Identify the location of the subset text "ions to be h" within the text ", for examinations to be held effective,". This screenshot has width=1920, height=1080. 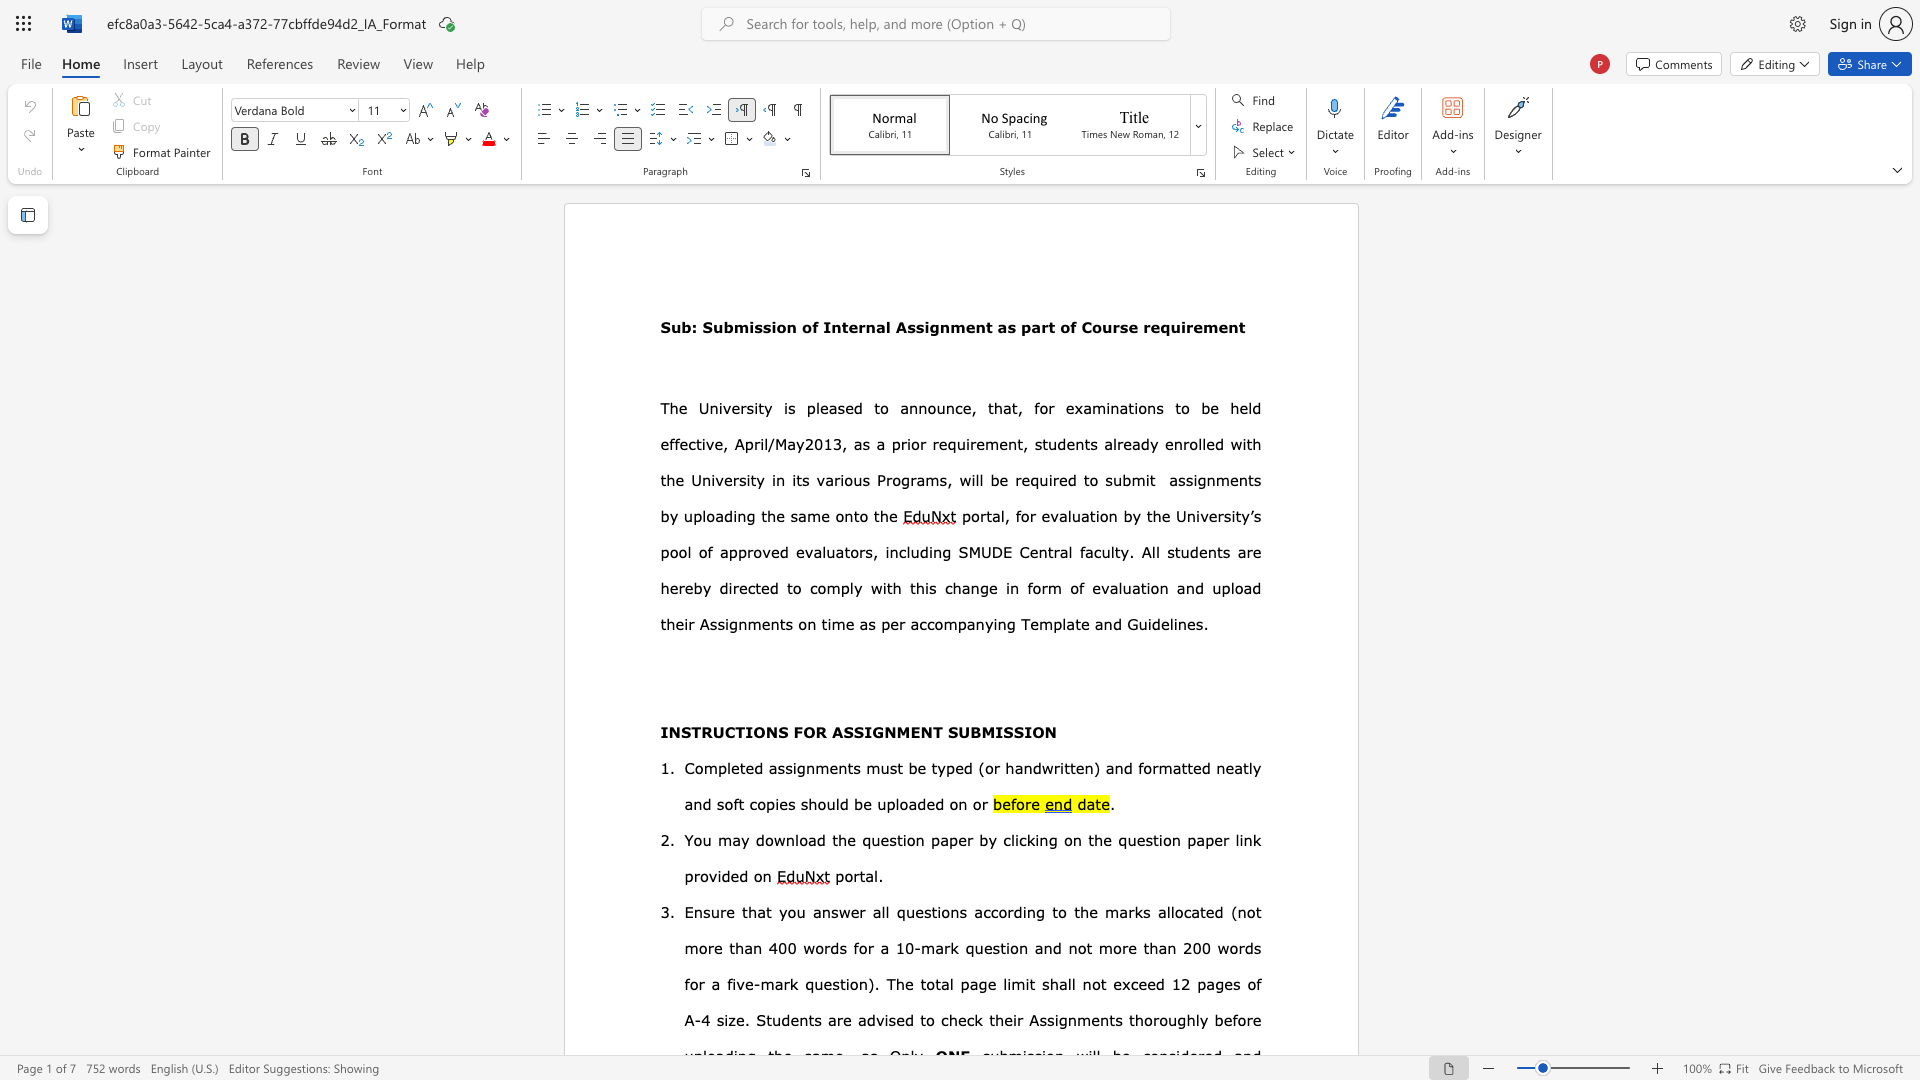
(1134, 407).